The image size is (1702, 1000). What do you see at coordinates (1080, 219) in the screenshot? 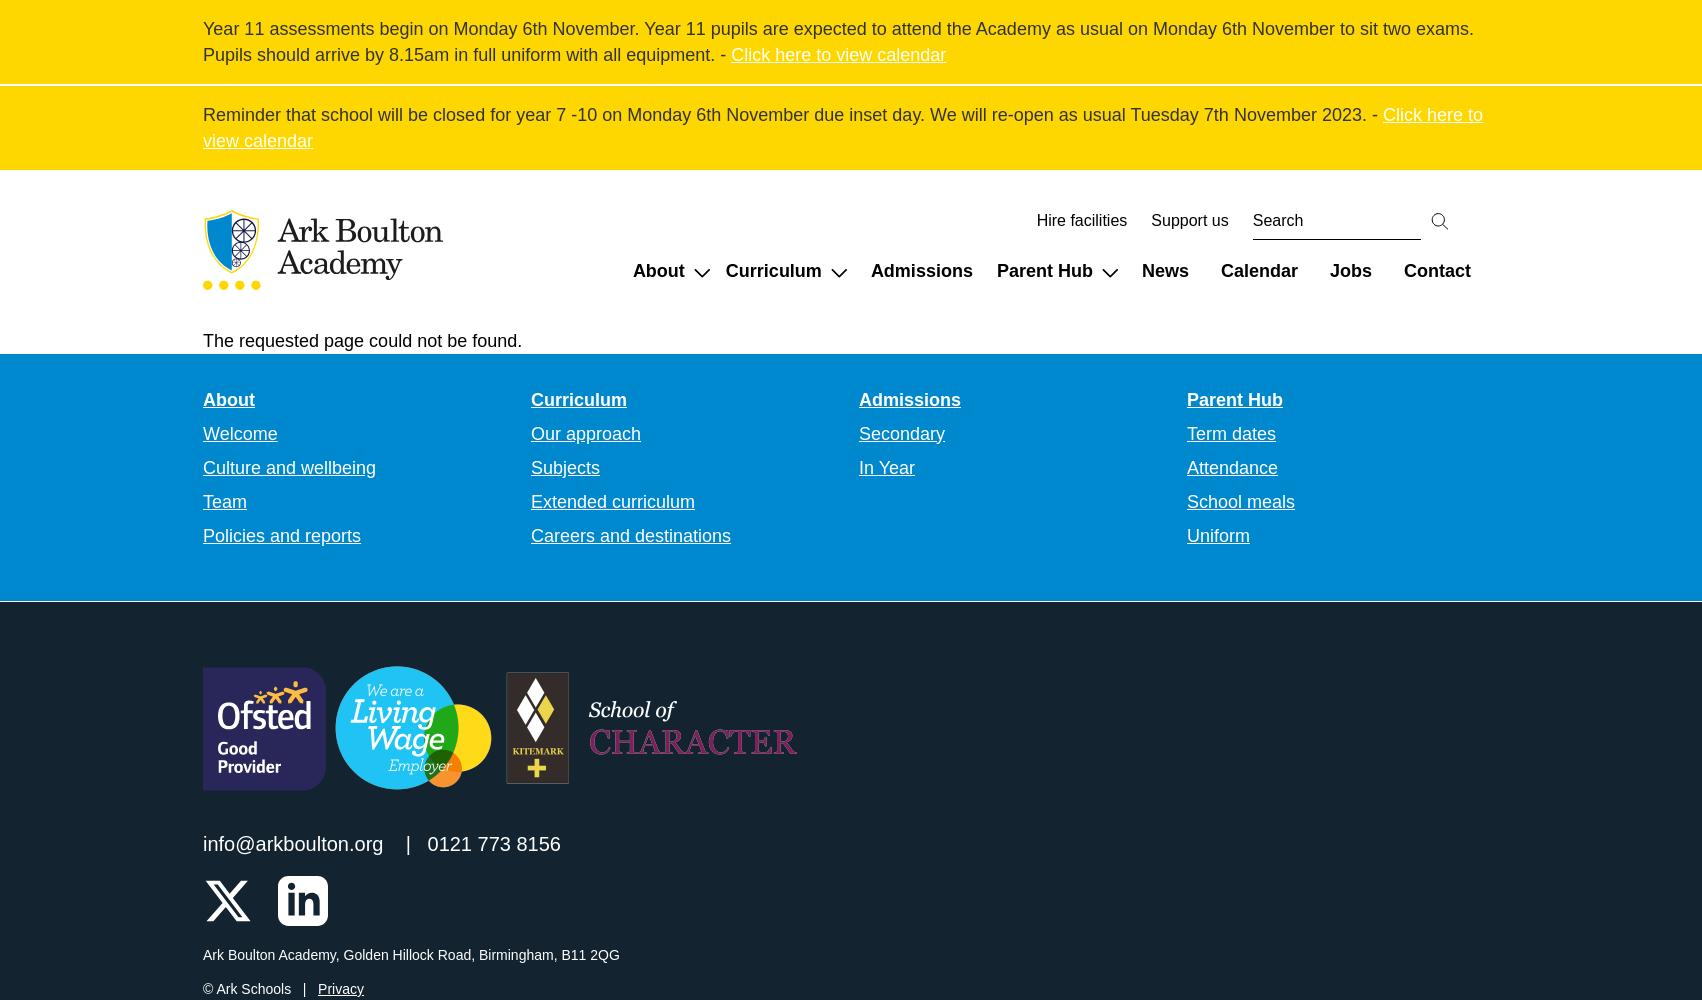
I see `'Hire facilities'` at bounding box center [1080, 219].